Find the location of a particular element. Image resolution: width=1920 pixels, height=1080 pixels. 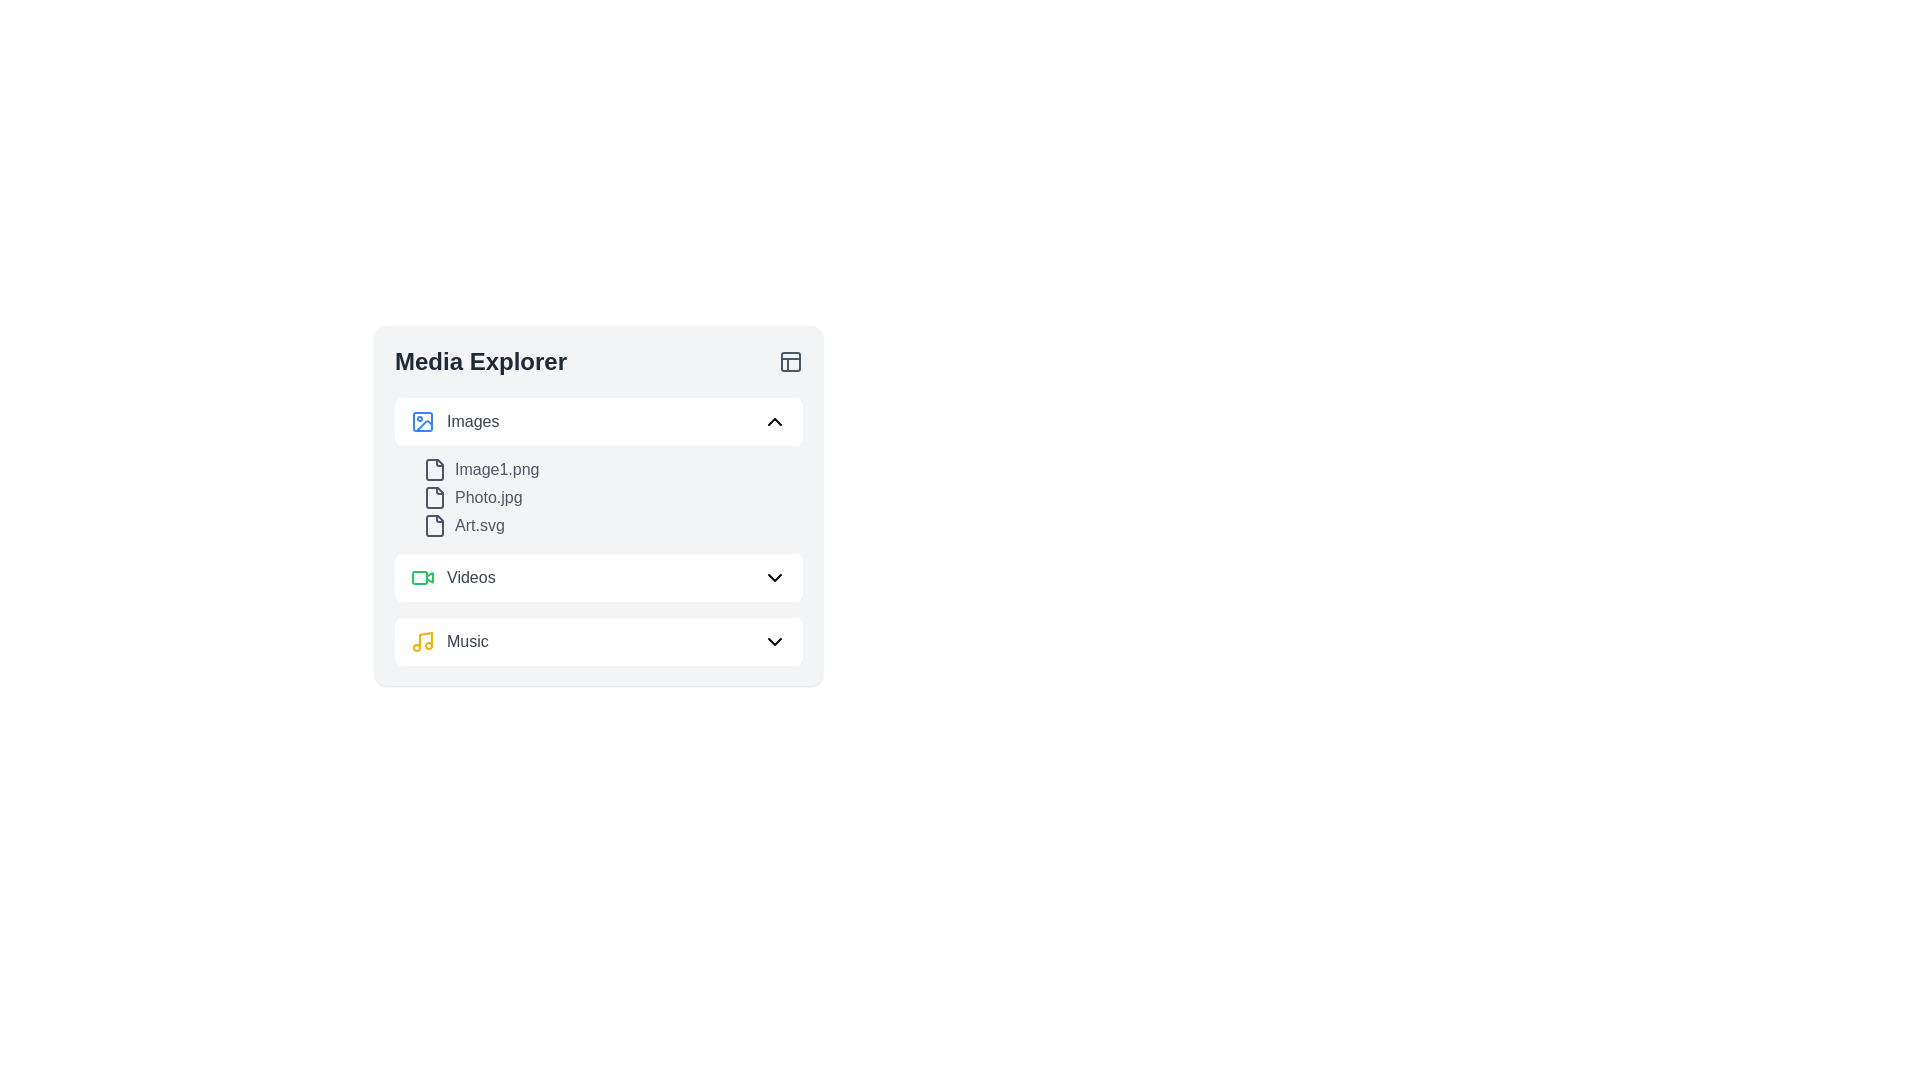

on the first file entry in the 'Images' category list is located at coordinates (598, 467).